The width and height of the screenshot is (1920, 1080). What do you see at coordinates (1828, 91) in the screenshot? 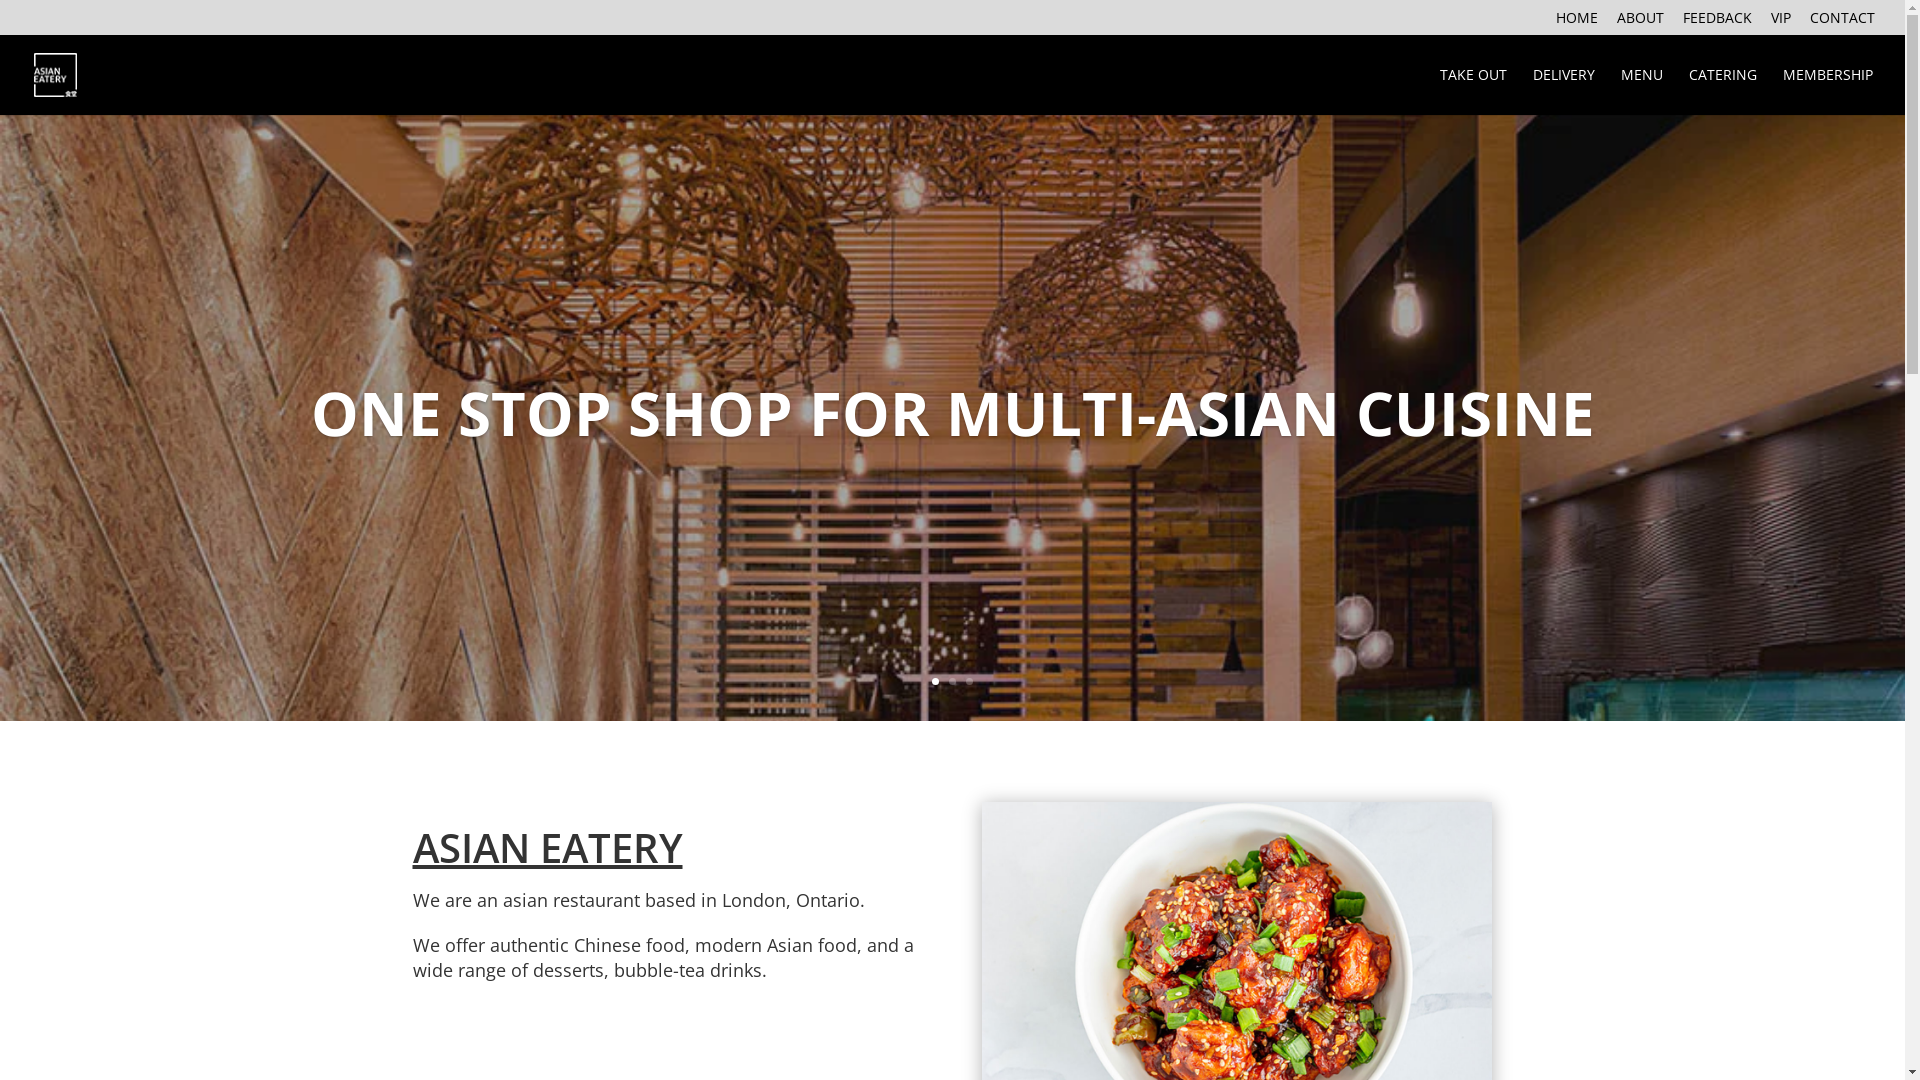
I see `'MEMBERSHIP'` at bounding box center [1828, 91].